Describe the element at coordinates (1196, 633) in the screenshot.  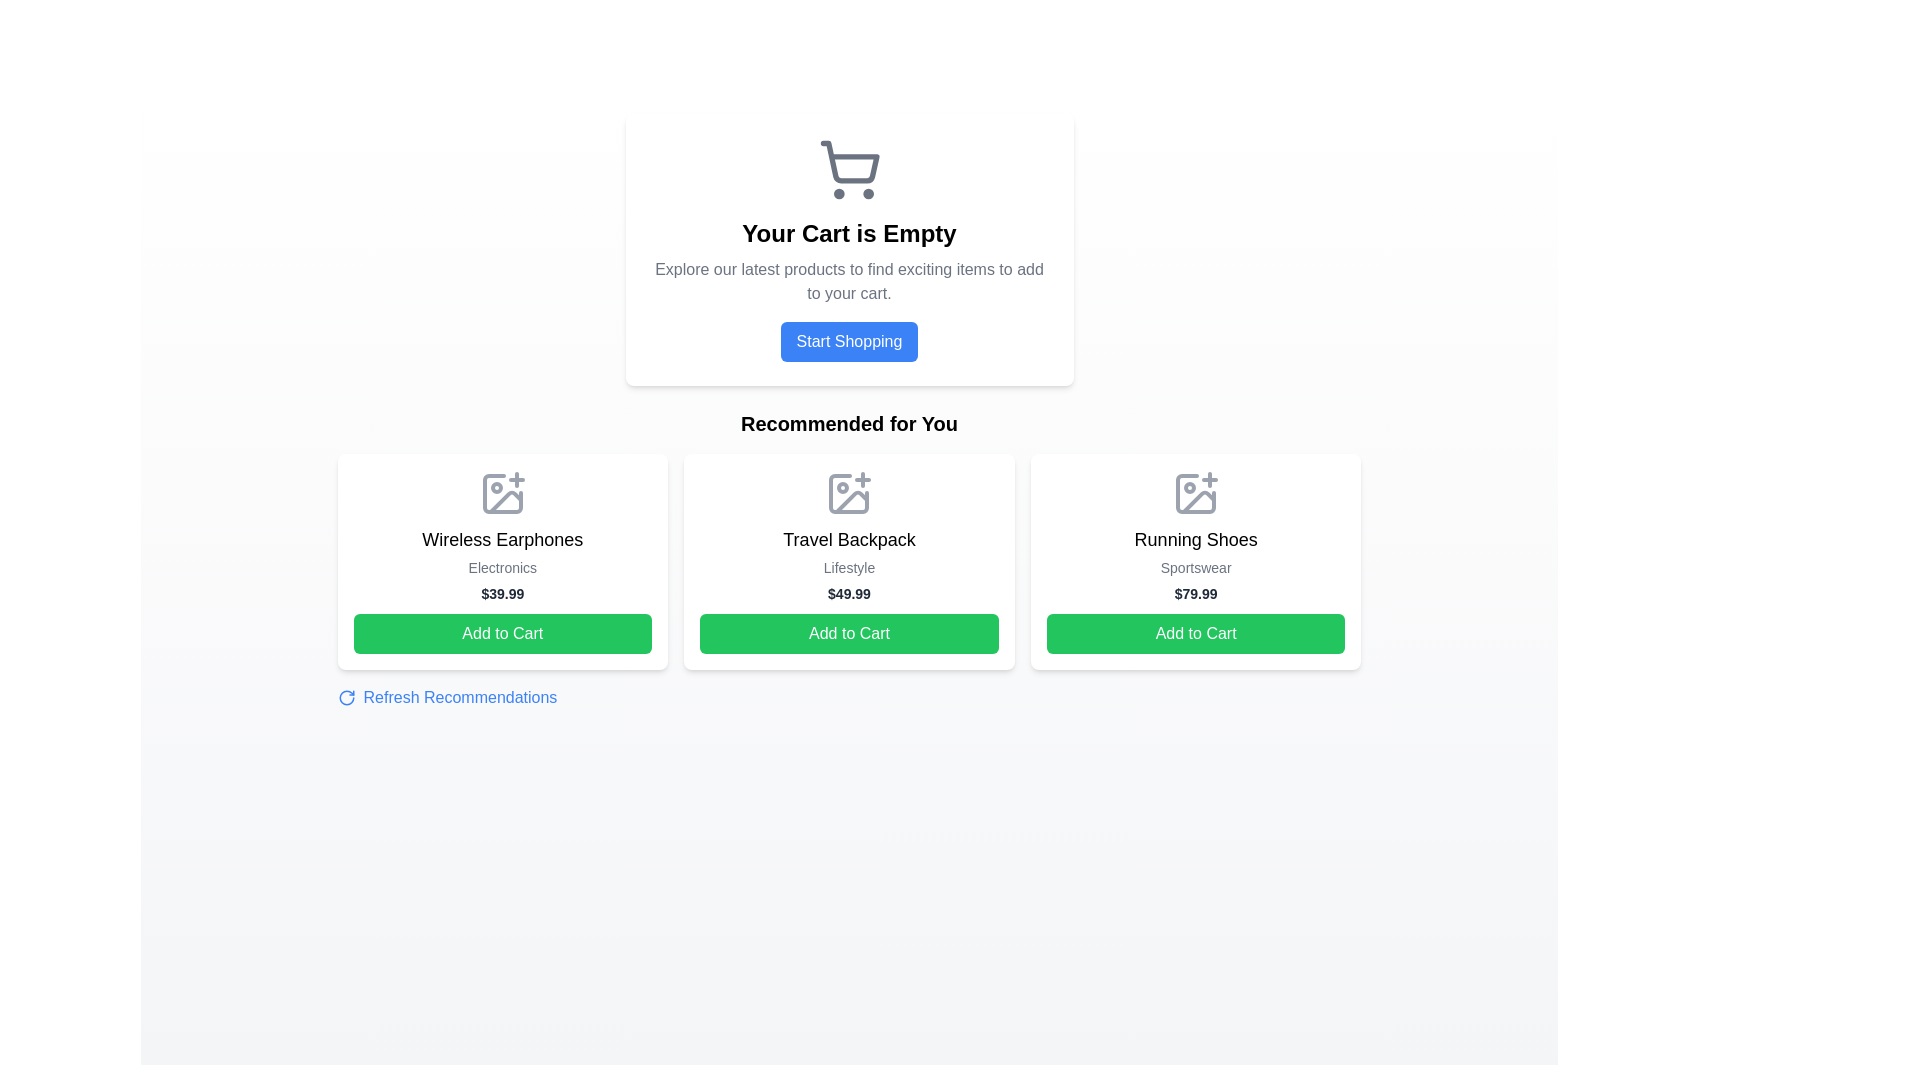
I see `the 'Add to Cart' button for 'Running Shoes' located in the third card from the left, positioned below the price '$79.99'` at that location.